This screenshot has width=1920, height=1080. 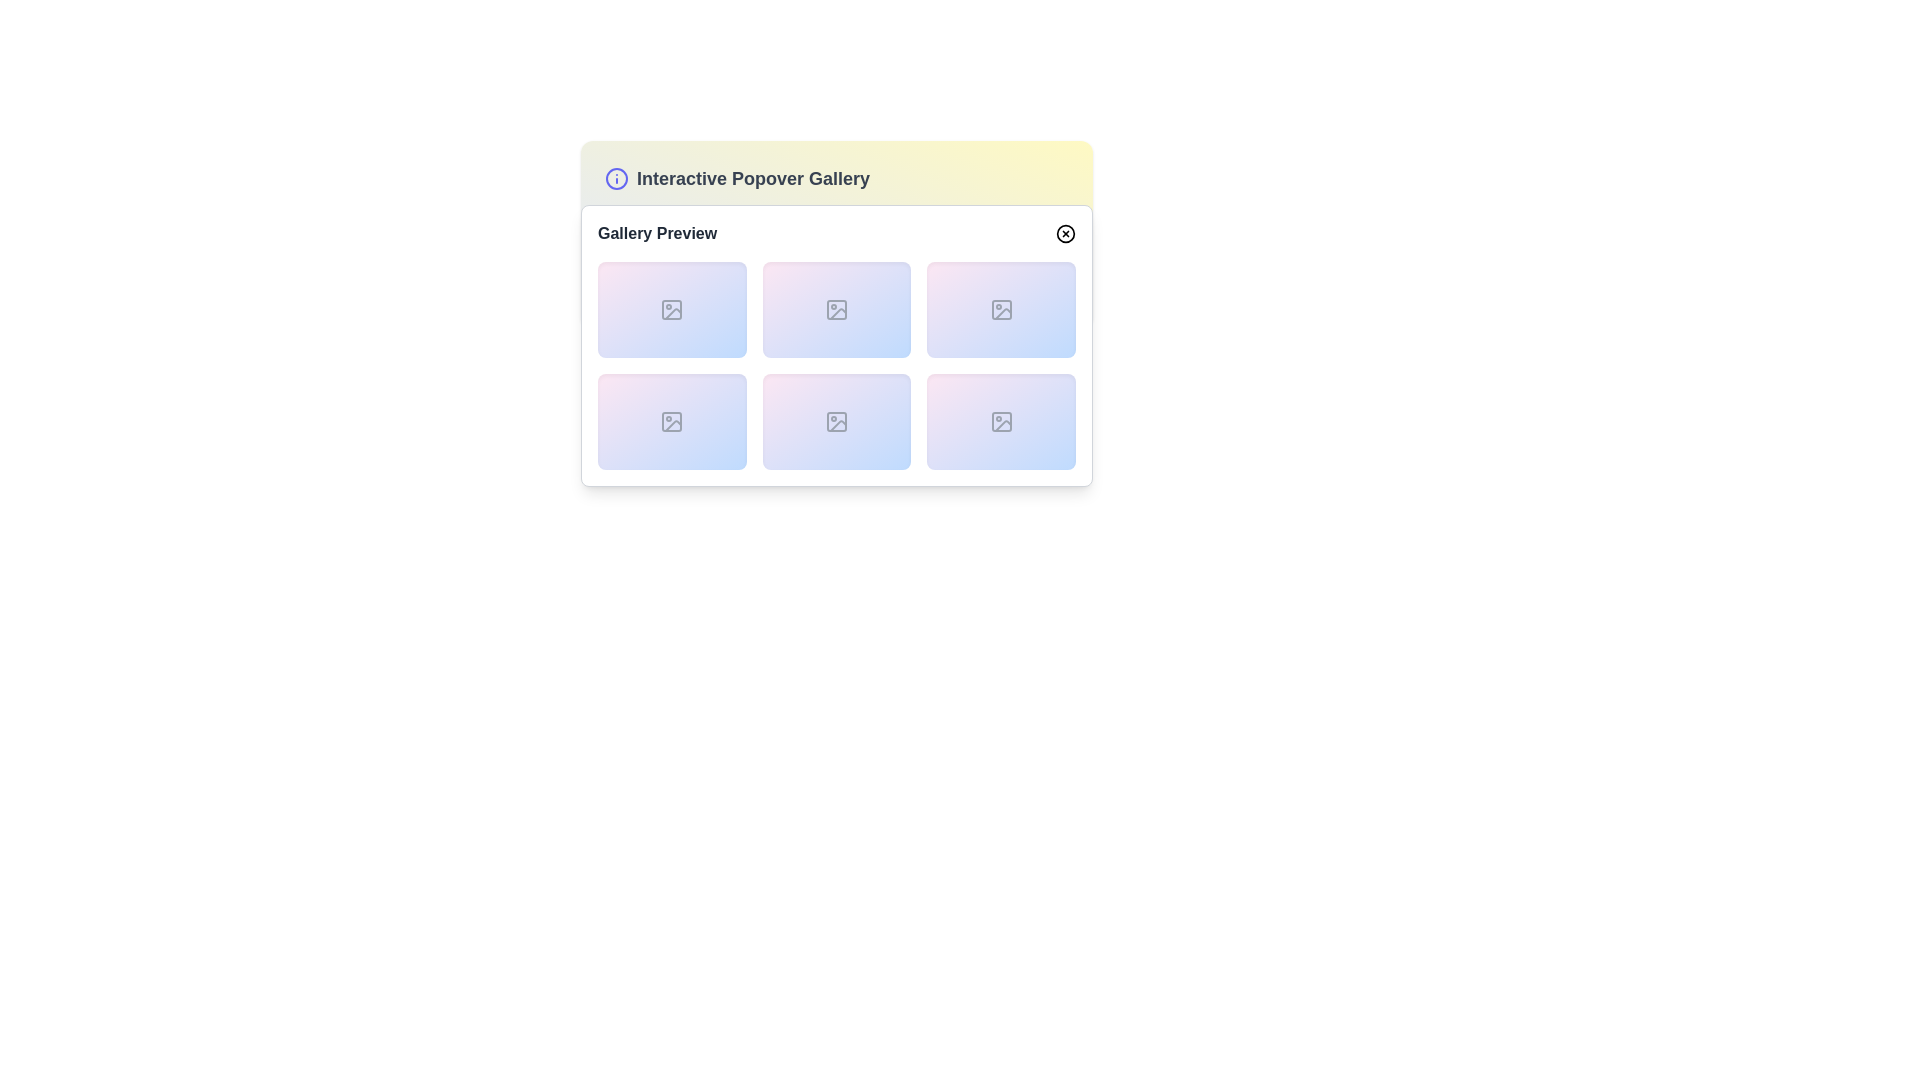 What do you see at coordinates (1064, 233) in the screenshot?
I see `the close button for the 'Gallery Preview' section` at bounding box center [1064, 233].